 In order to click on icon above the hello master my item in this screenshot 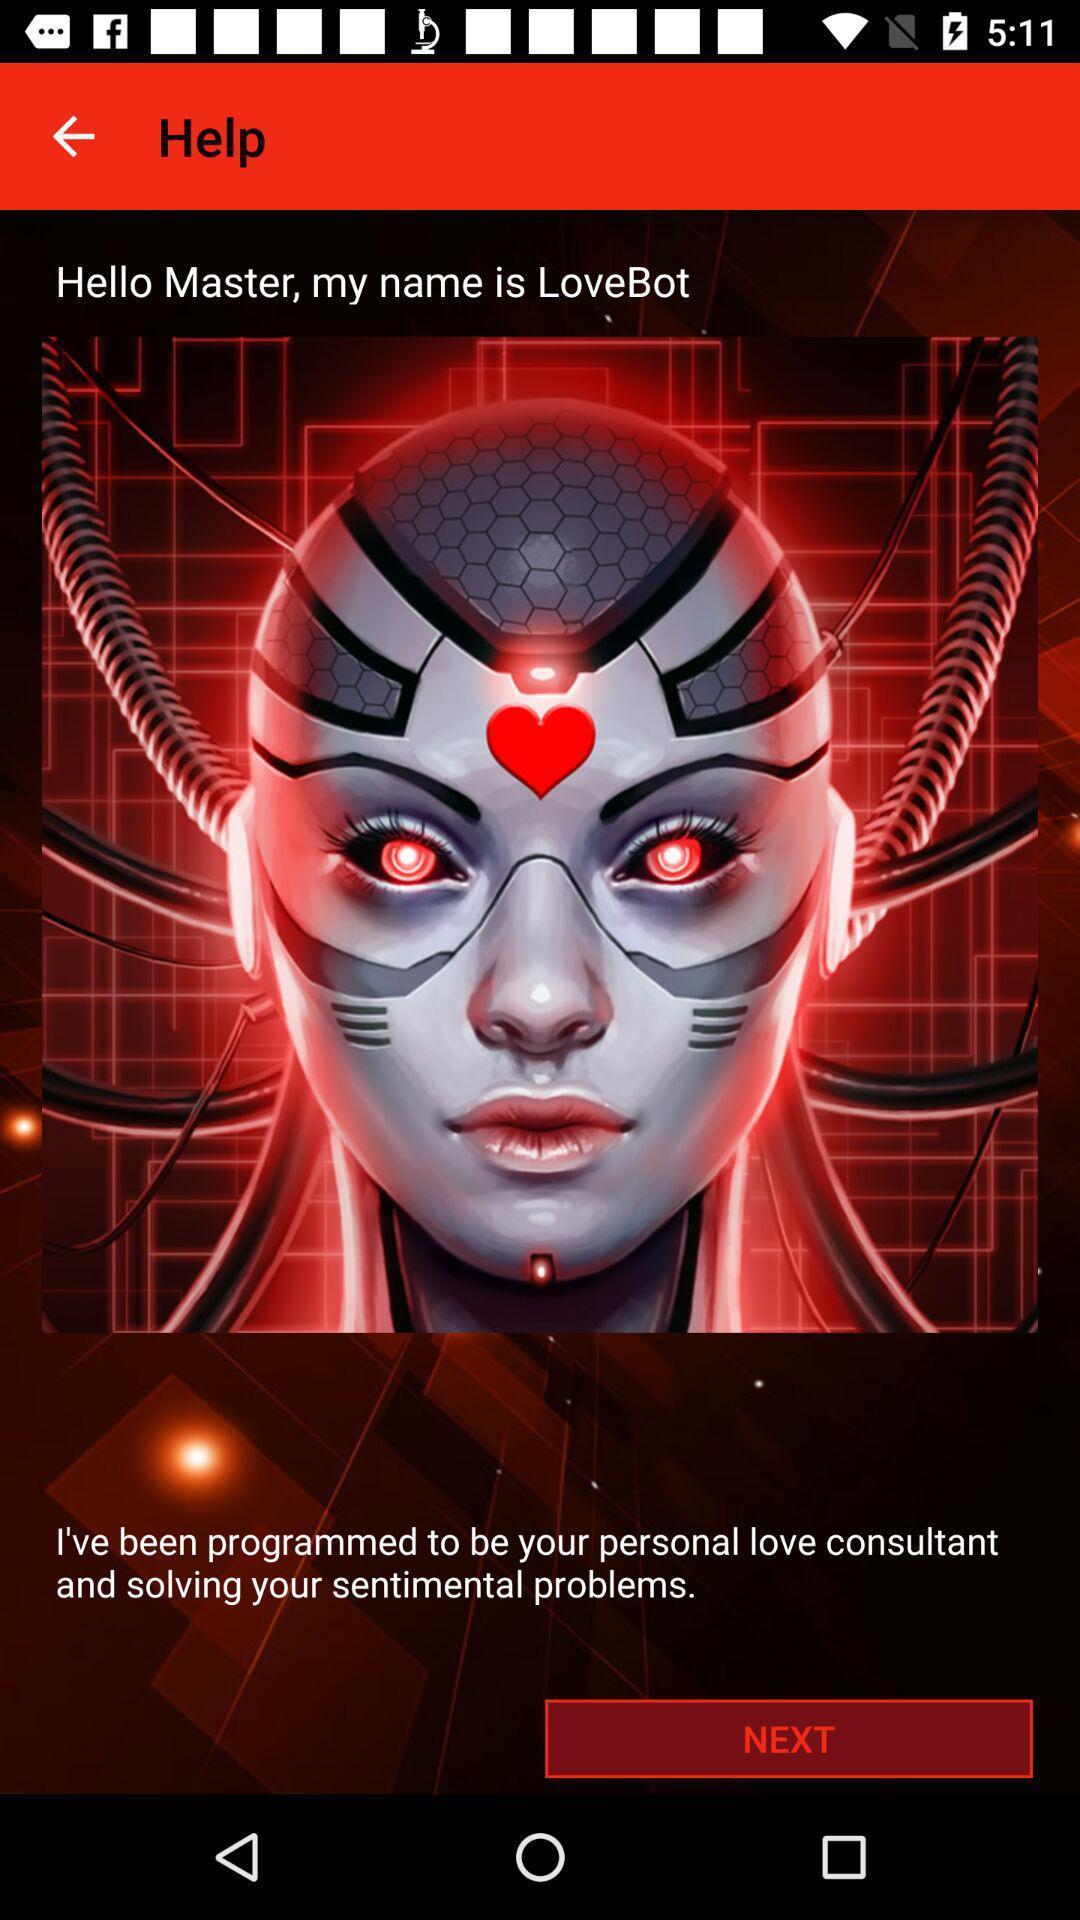, I will do `click(72, 135)`.